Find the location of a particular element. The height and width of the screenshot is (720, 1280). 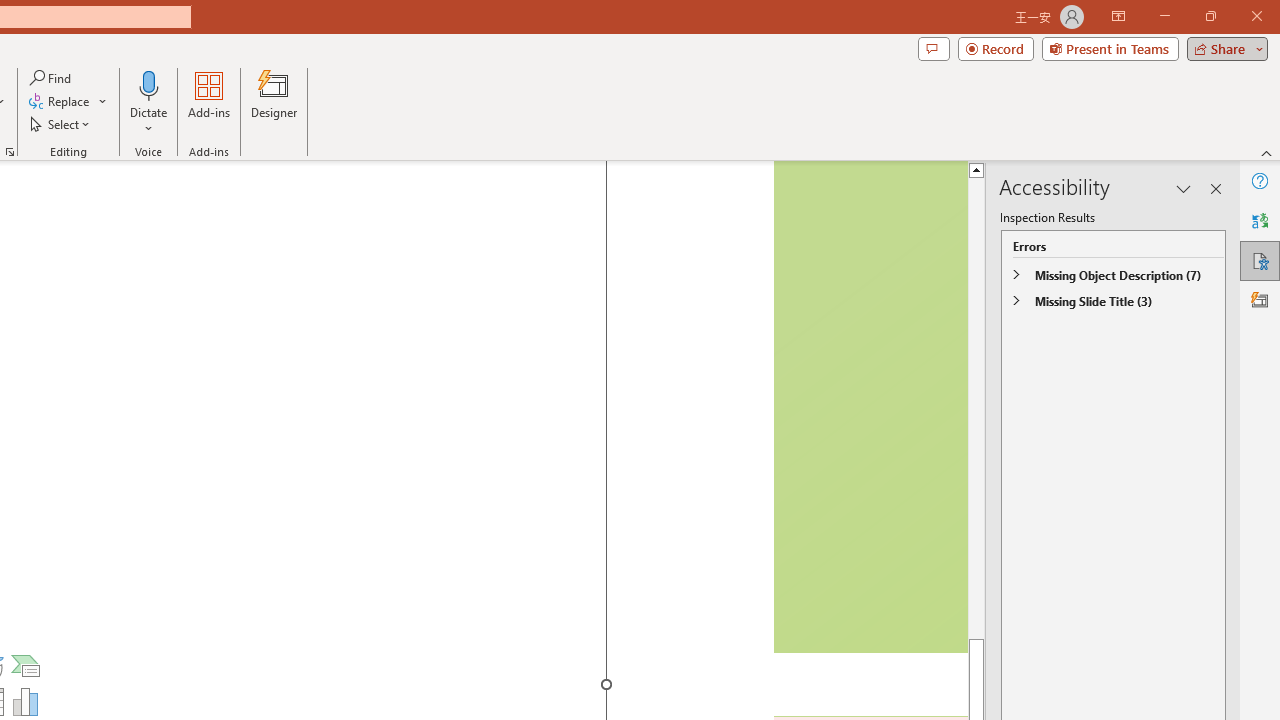

'Camera 5, No camera detected.' is located at coordinates (869, 406).